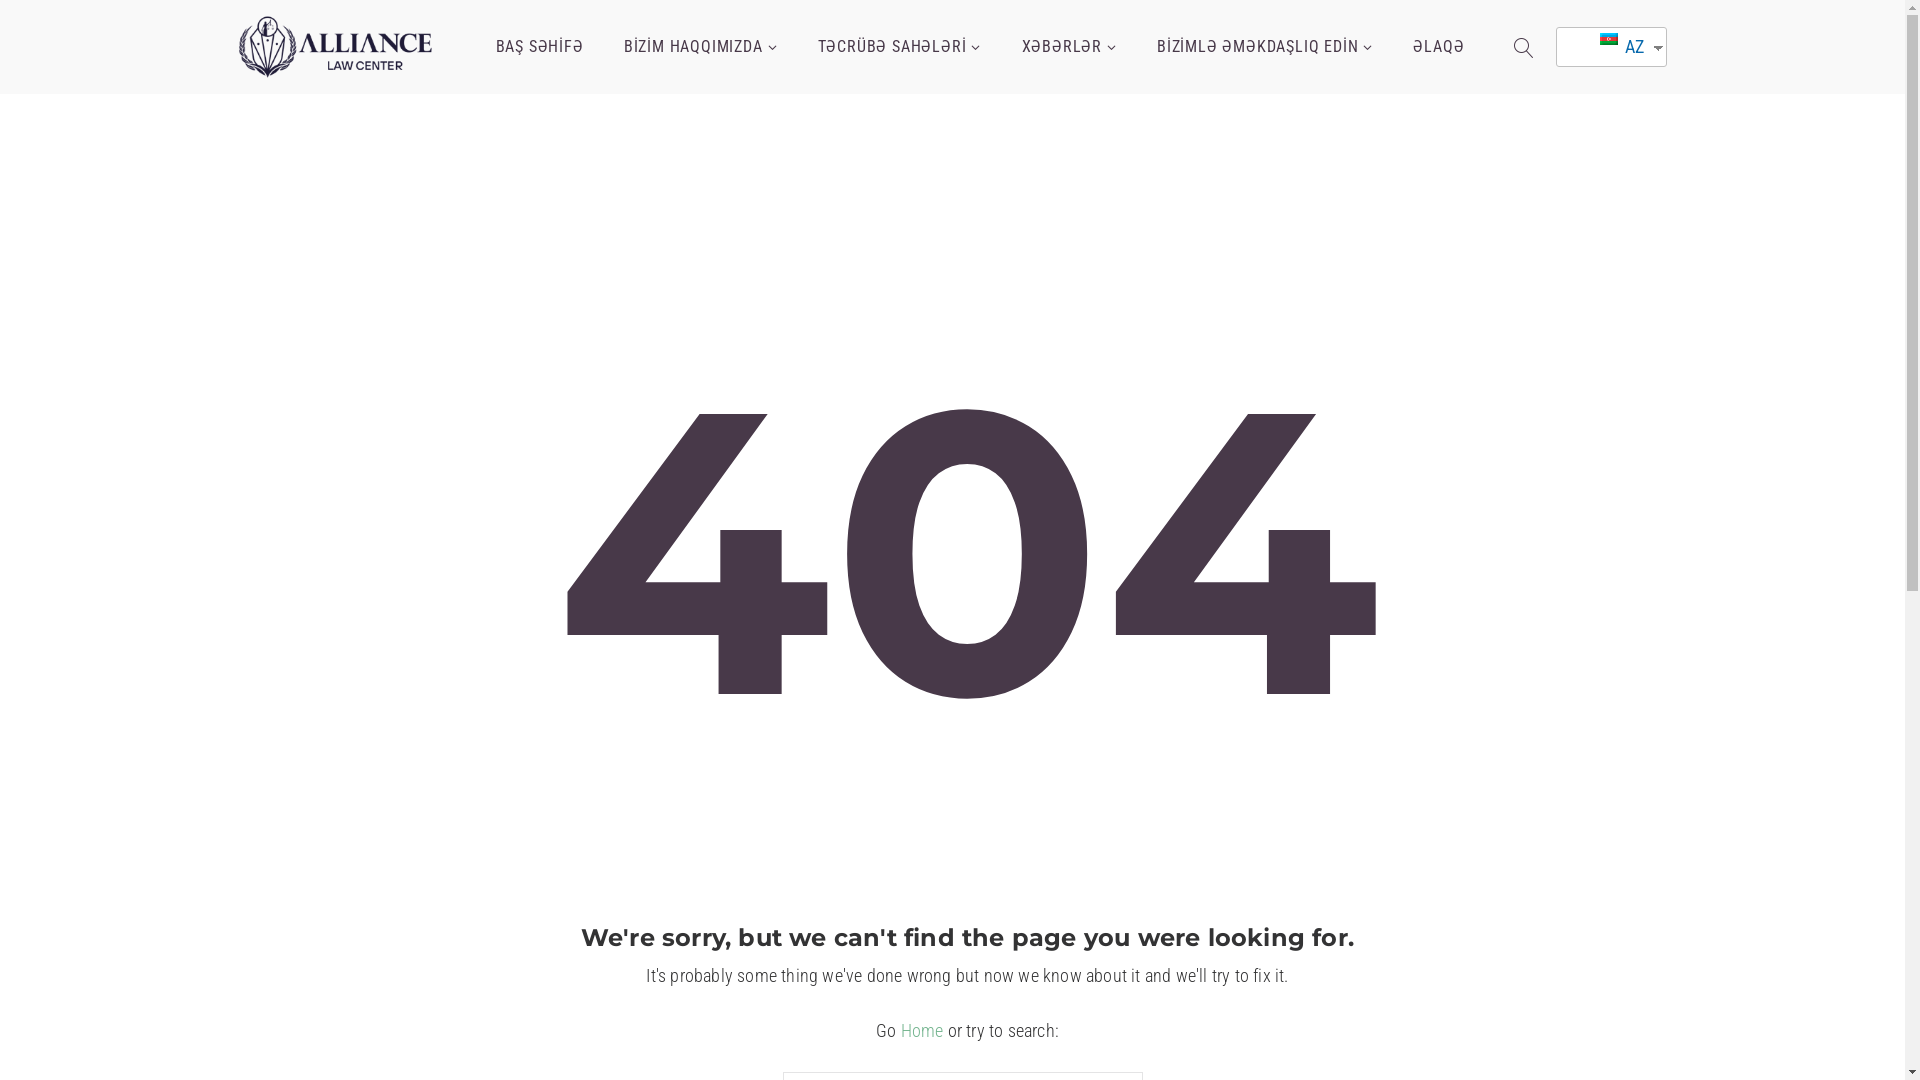 The width and height of the screenshot is (1920, 1080). I want to click on 'Azerbaijani', so click(1598, 38).